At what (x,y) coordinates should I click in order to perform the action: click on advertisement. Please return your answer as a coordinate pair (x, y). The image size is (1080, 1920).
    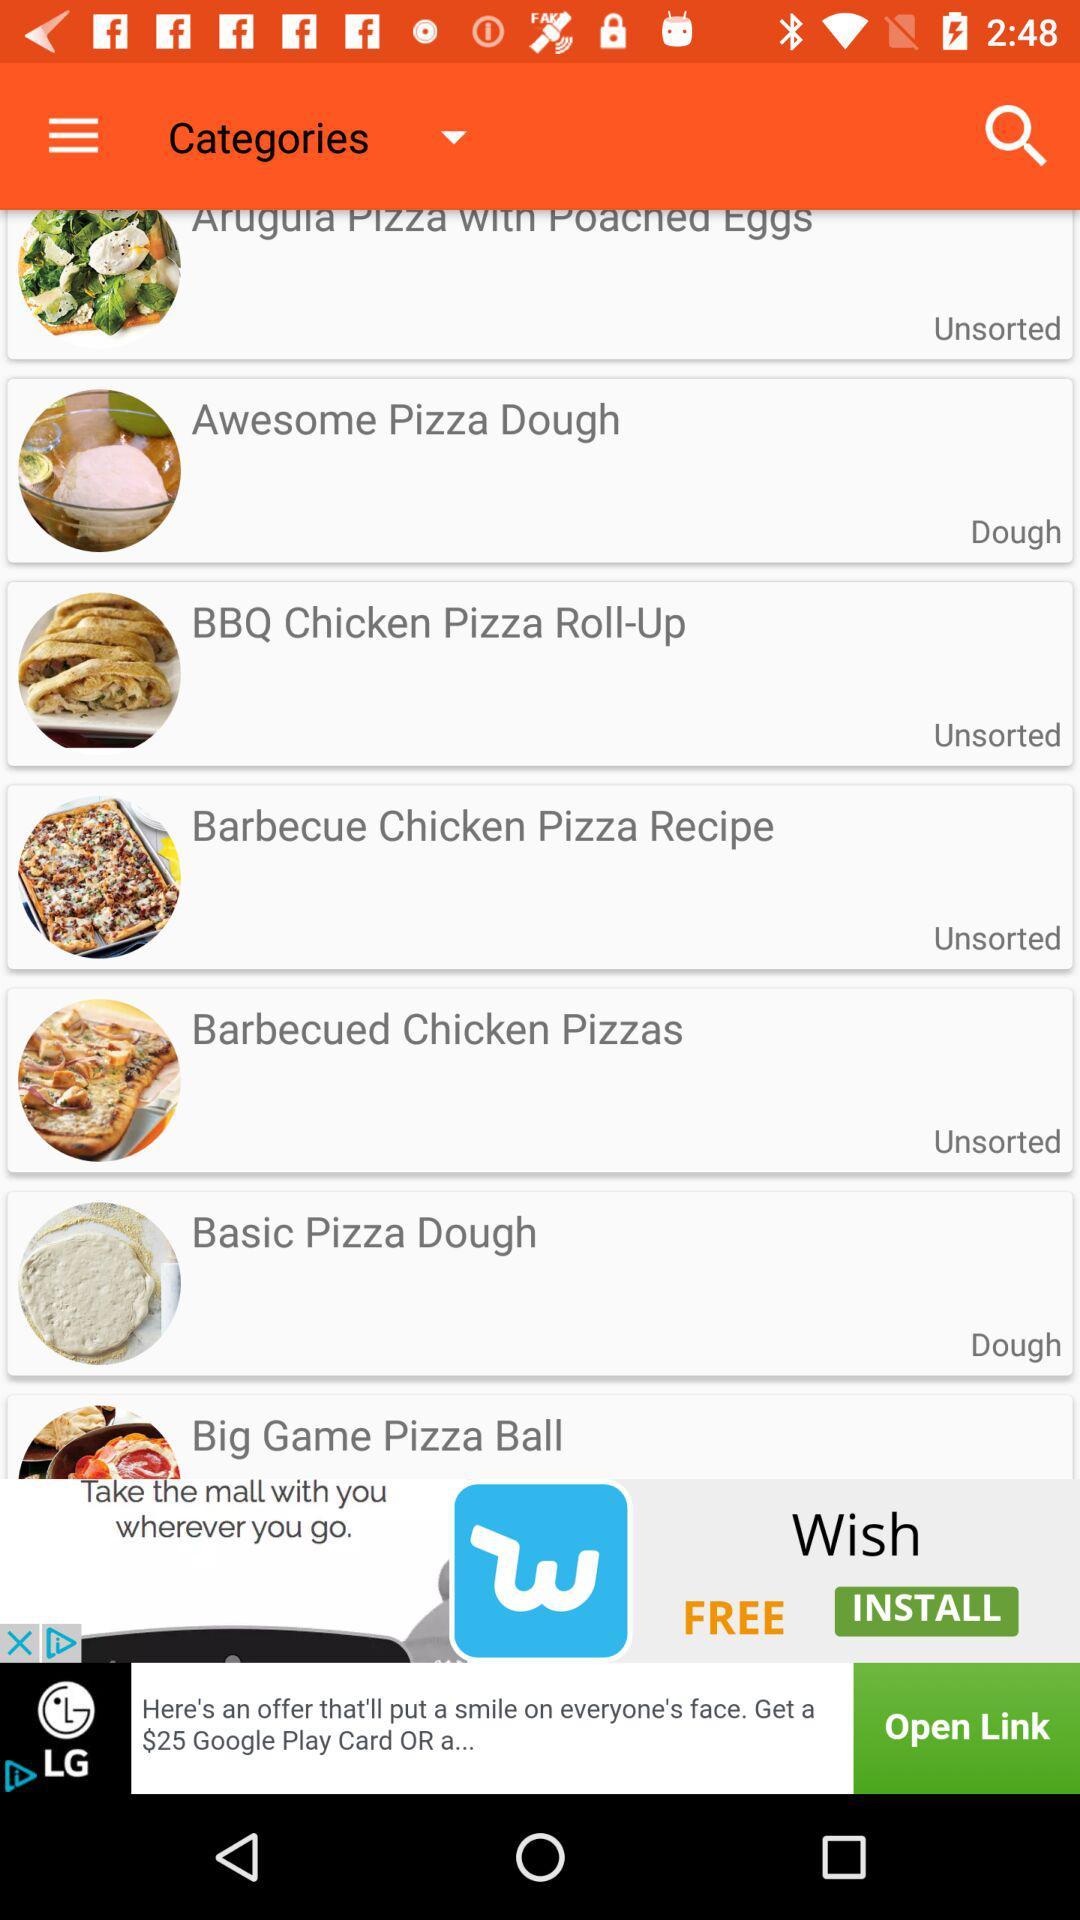
    Looking at the image, I should click on (540, 1727).